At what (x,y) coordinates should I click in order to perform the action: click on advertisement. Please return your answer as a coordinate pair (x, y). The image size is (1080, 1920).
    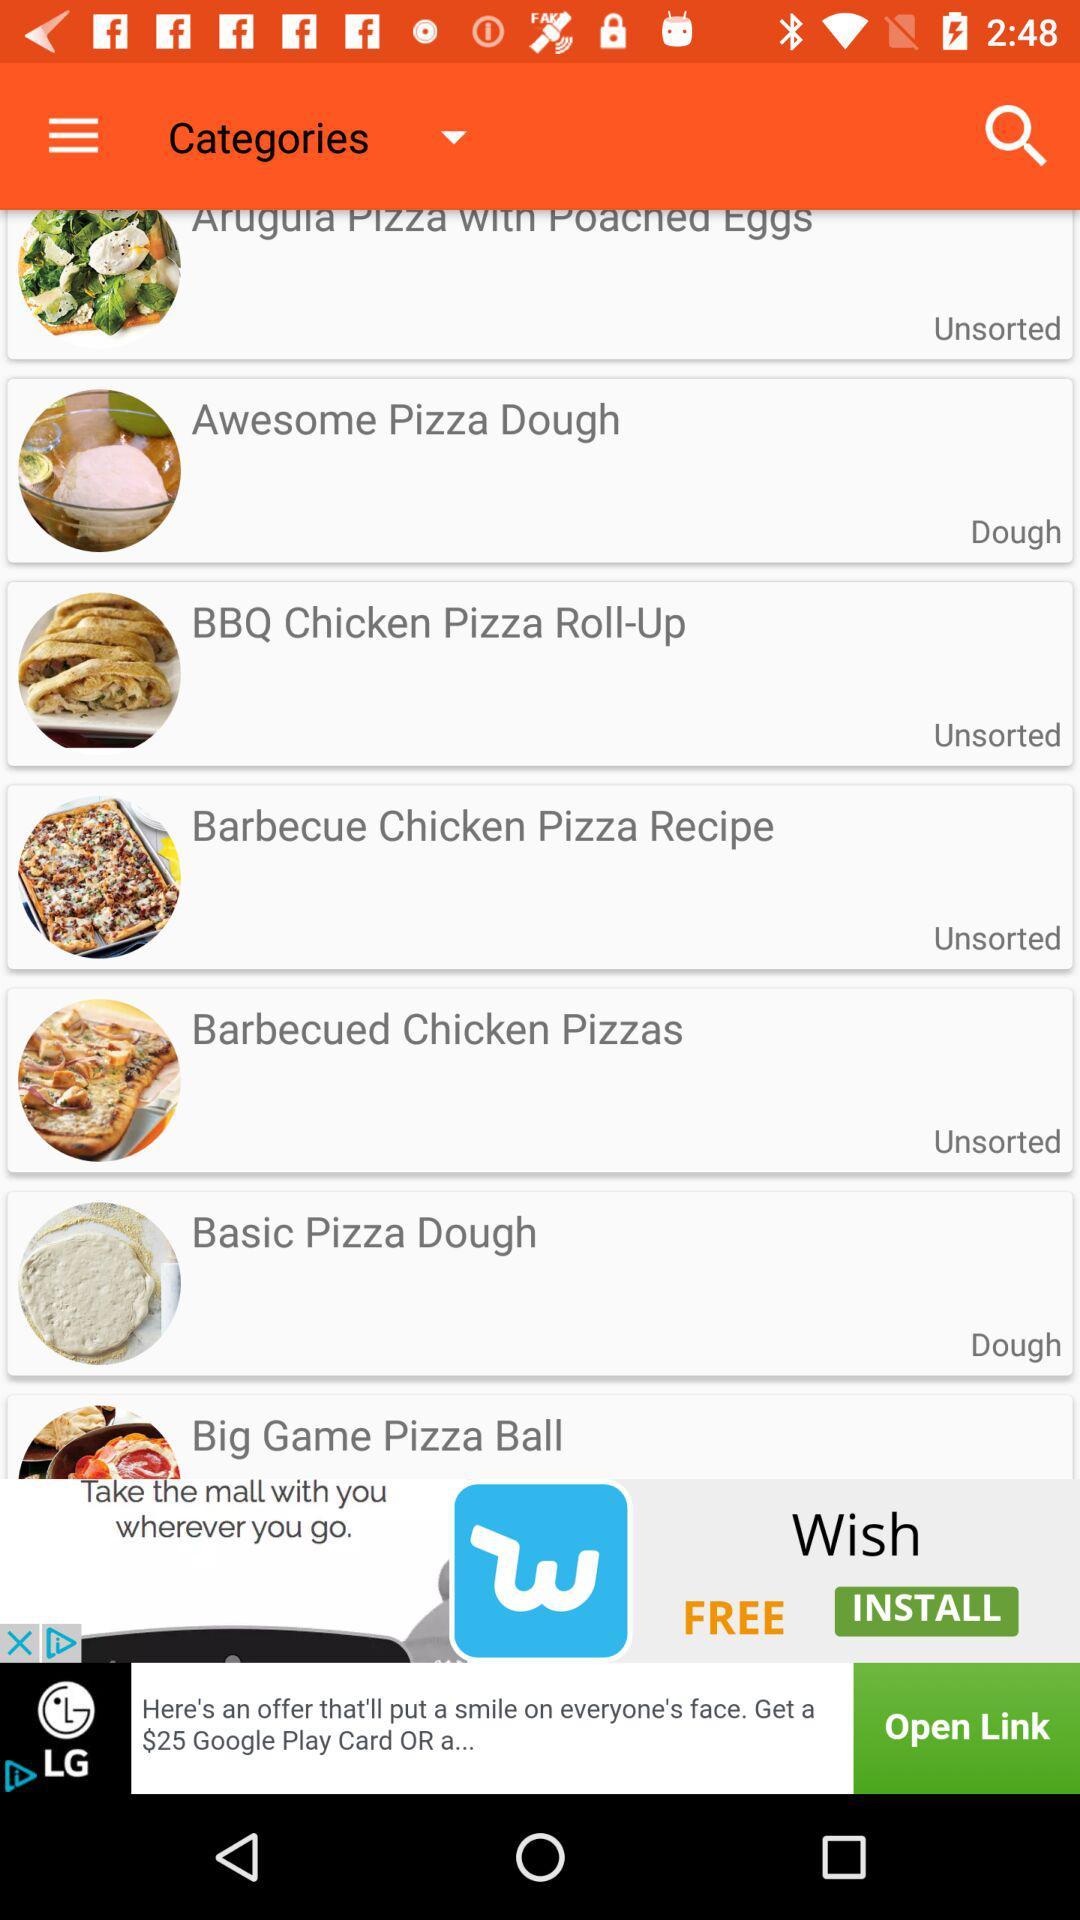
    Looking at the image, I should click on (540, 1727).